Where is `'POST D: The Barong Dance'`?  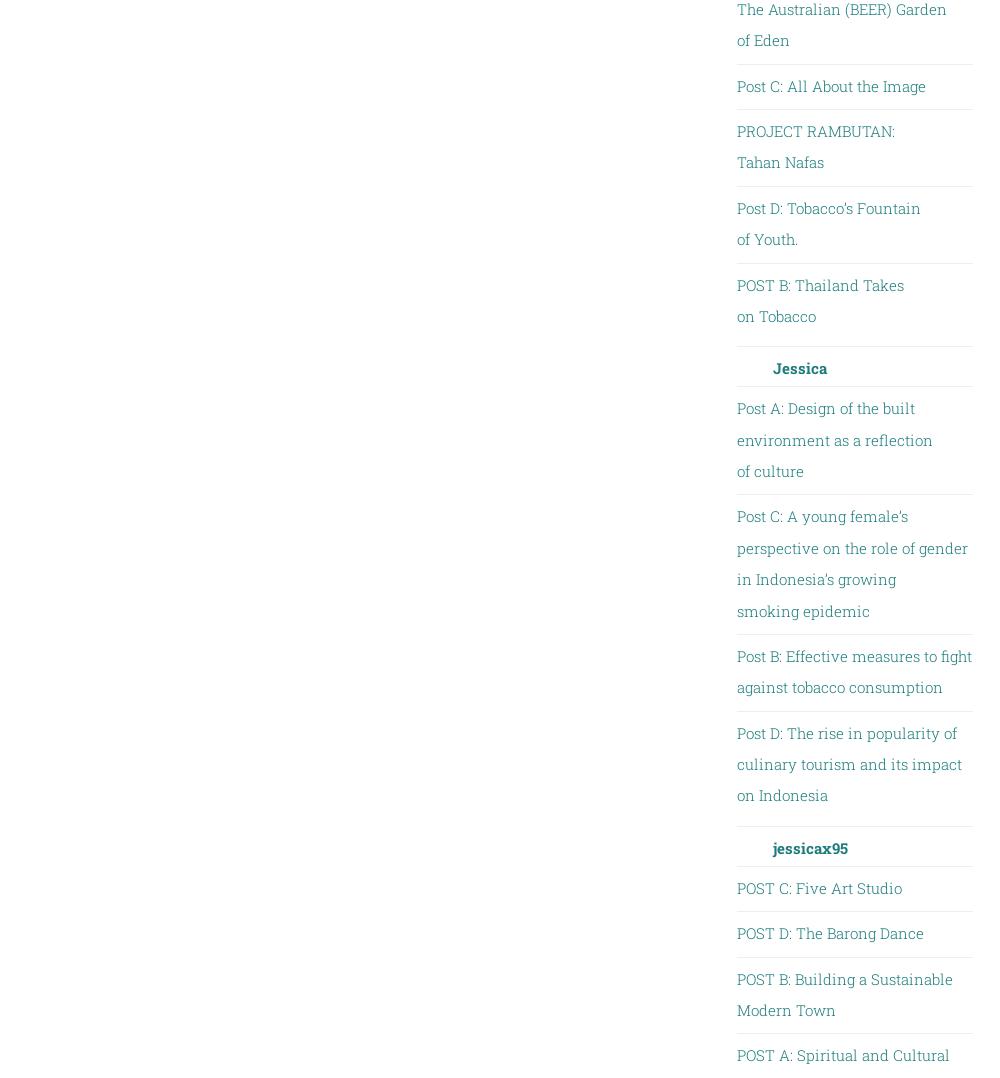
'POST D: The Barong Dance' is located at coordinates (828, 932).